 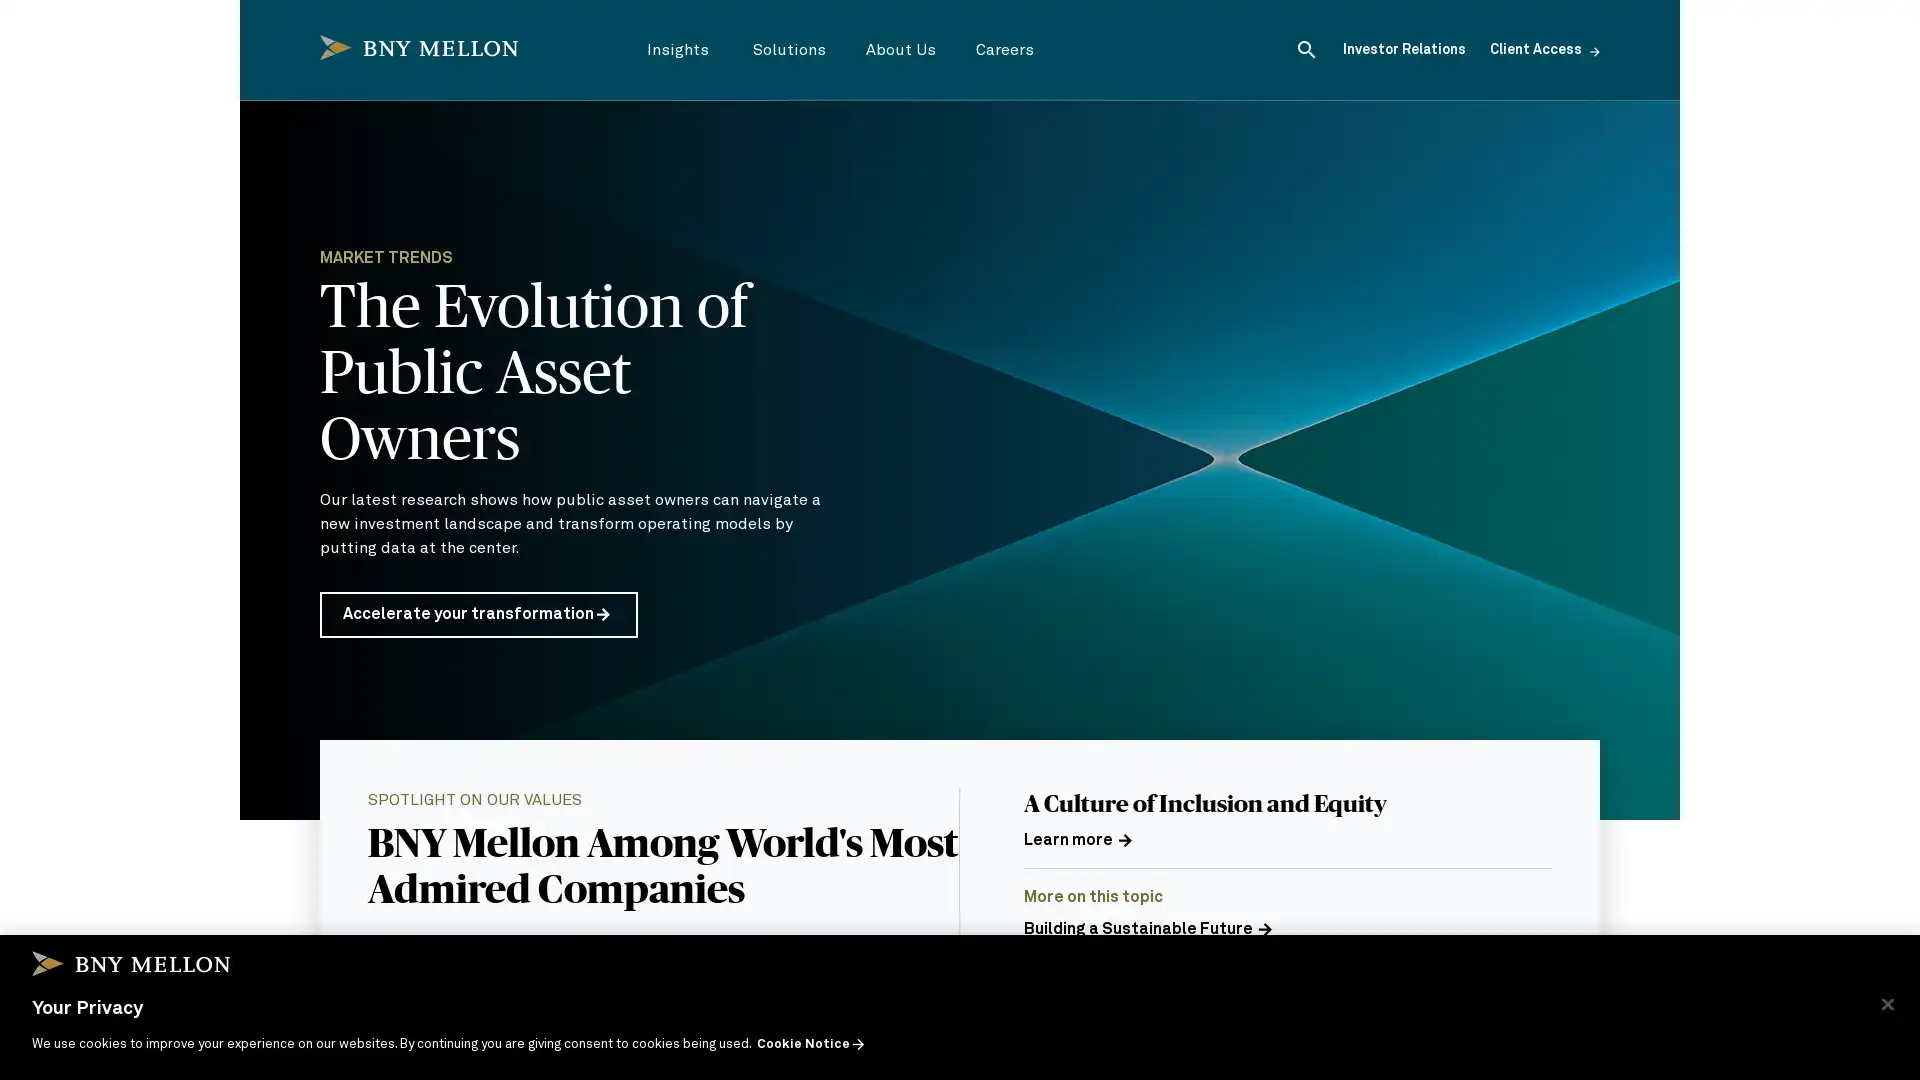 What do you see at coordinates (1306, 48) in the screenshot?
I see `Search` at bounding box center [1306, 48].